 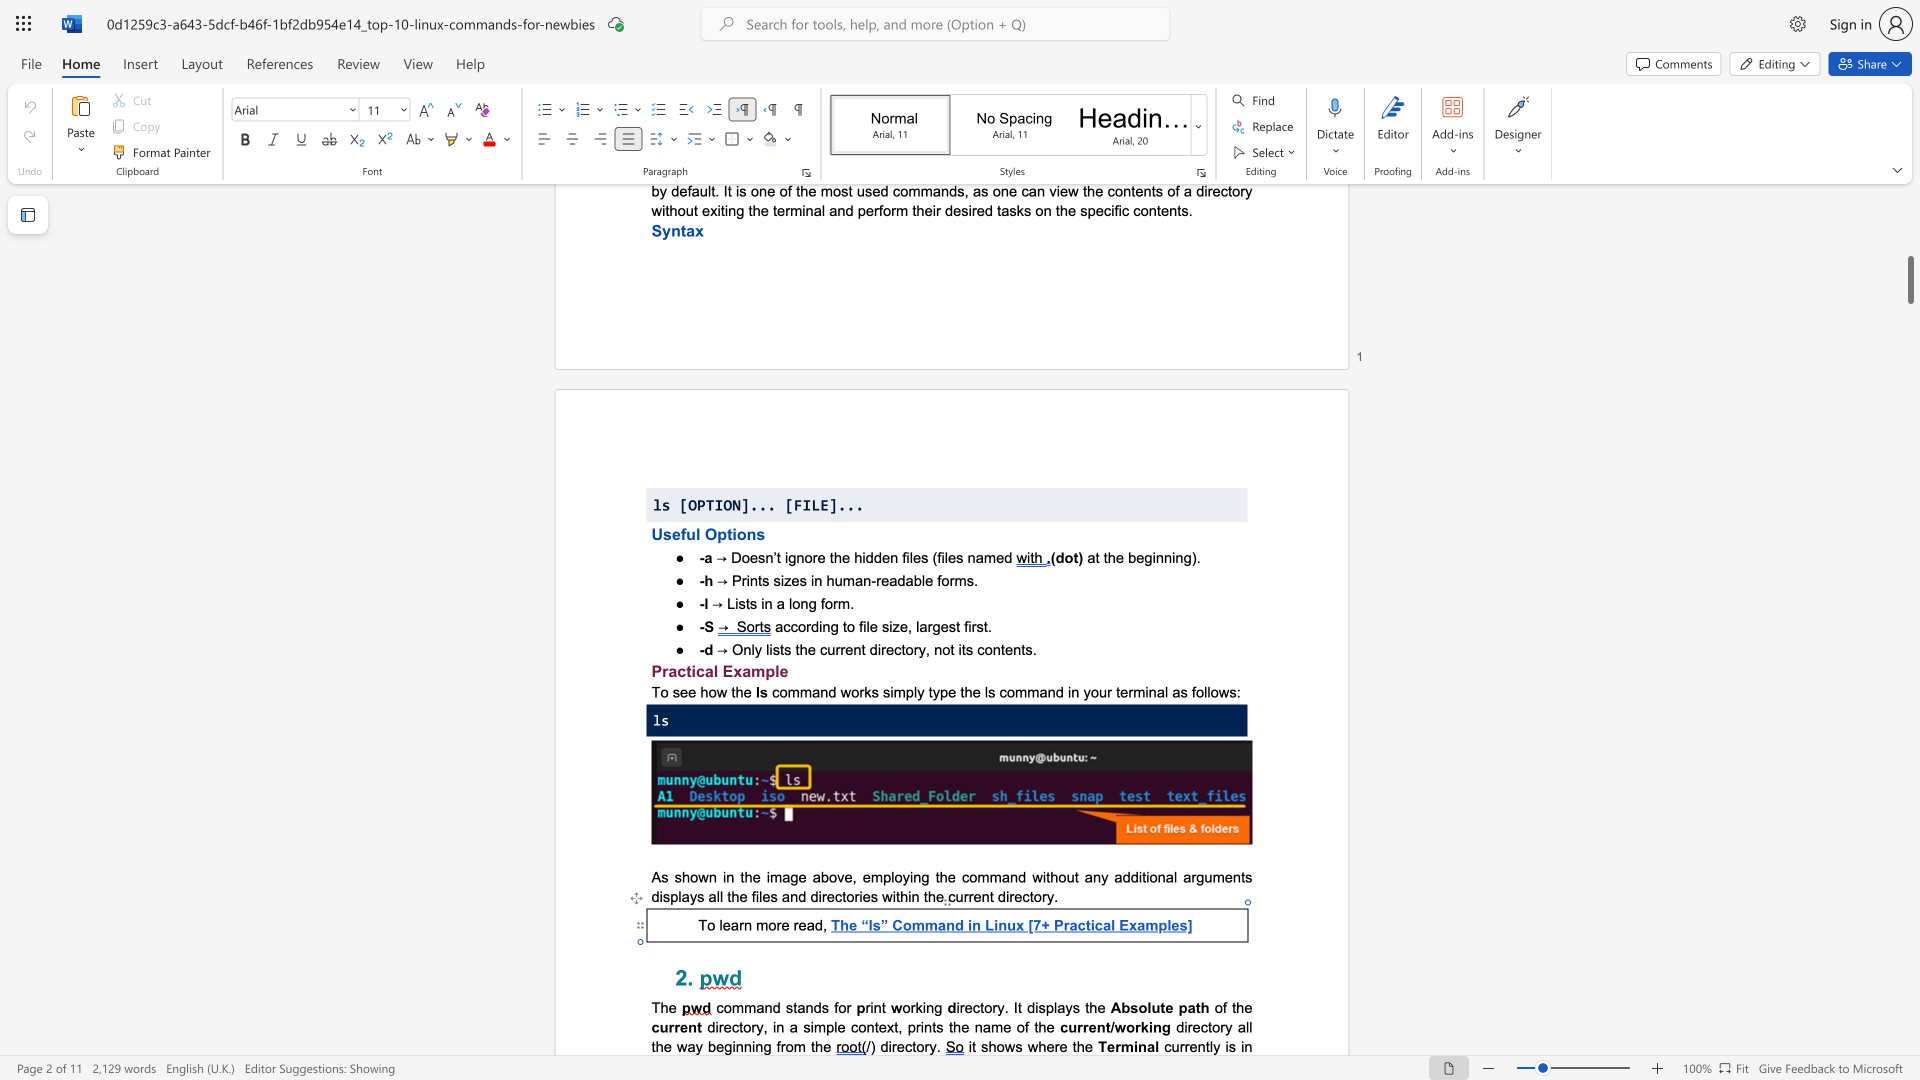 What do you see at coordinates (699, 1045) in the screenshot?
I see `the 2th character "y" in the text` at bounding box center [699, 1045].